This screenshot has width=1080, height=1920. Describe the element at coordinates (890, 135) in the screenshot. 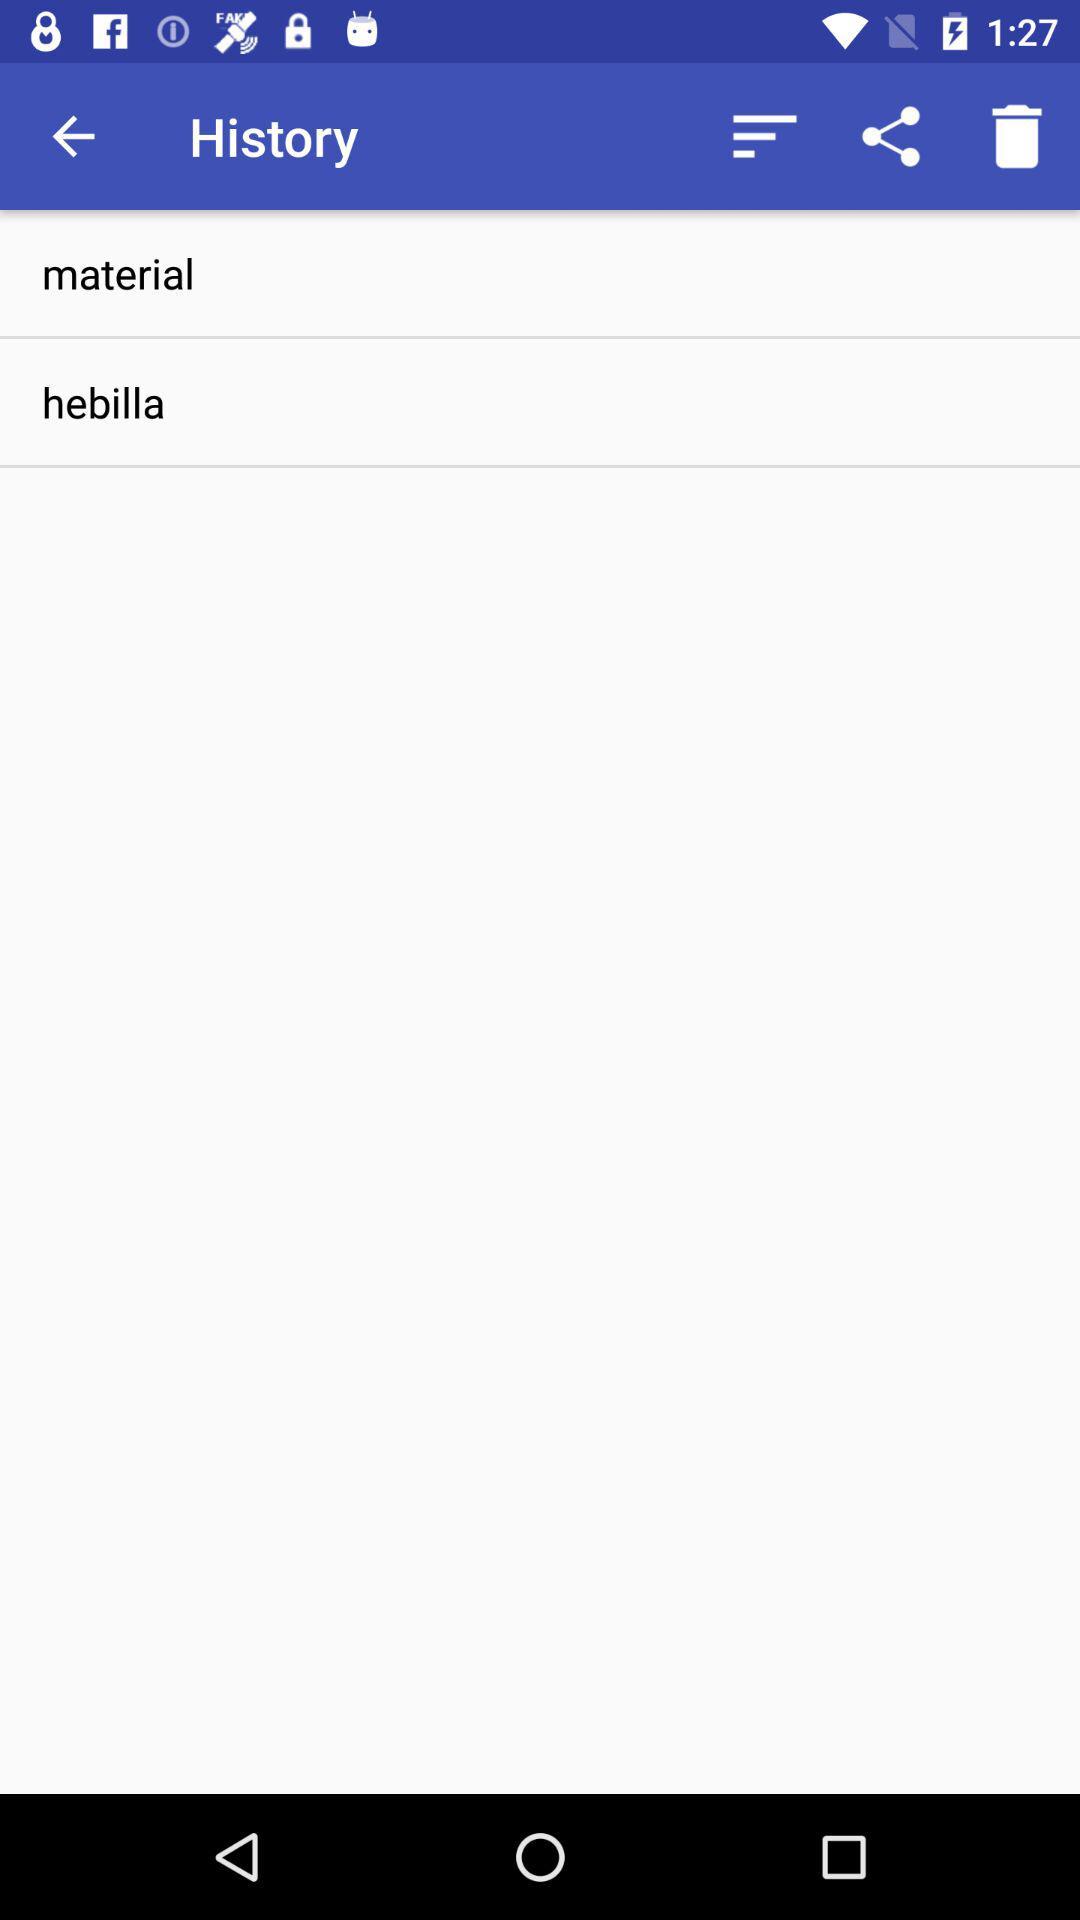

I see `the icon above material item` at that location.